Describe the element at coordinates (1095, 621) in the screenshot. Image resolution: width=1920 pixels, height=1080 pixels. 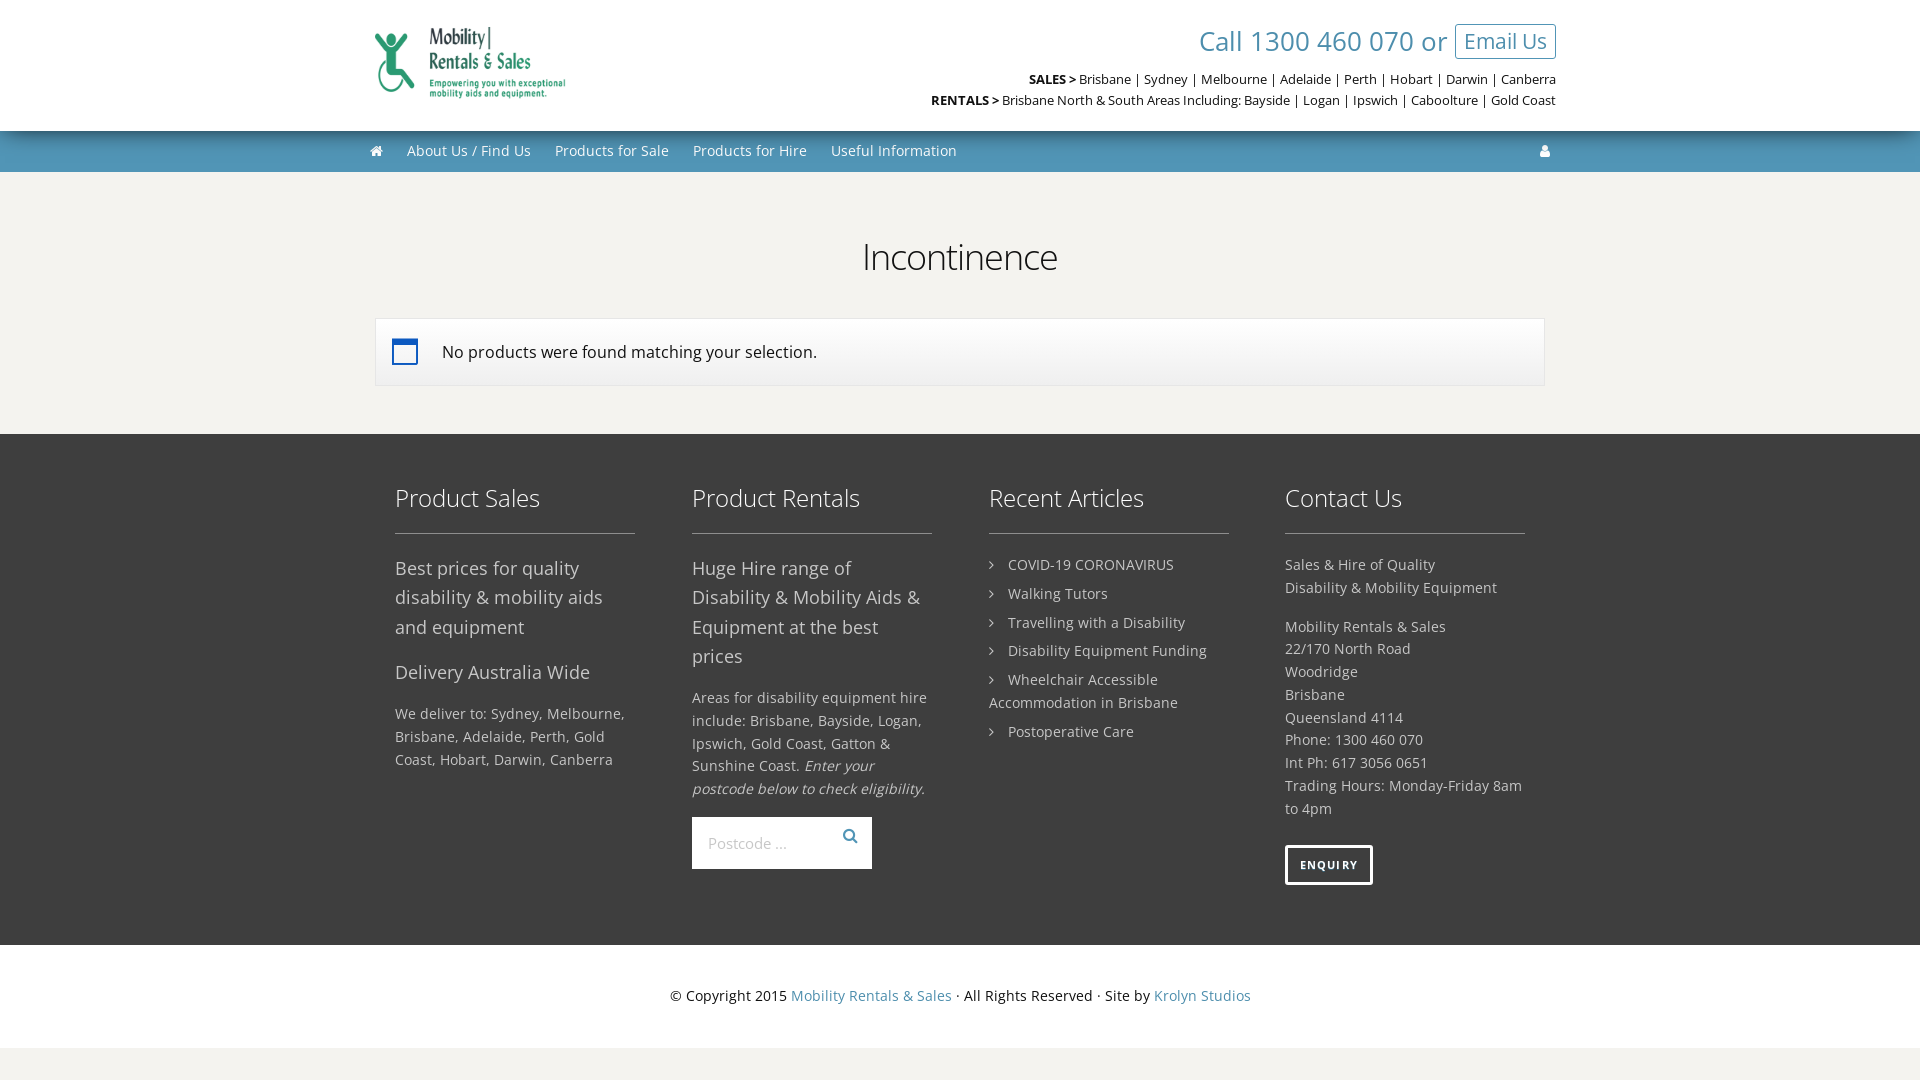
I see `'Travelling with a Disability'` at that location.